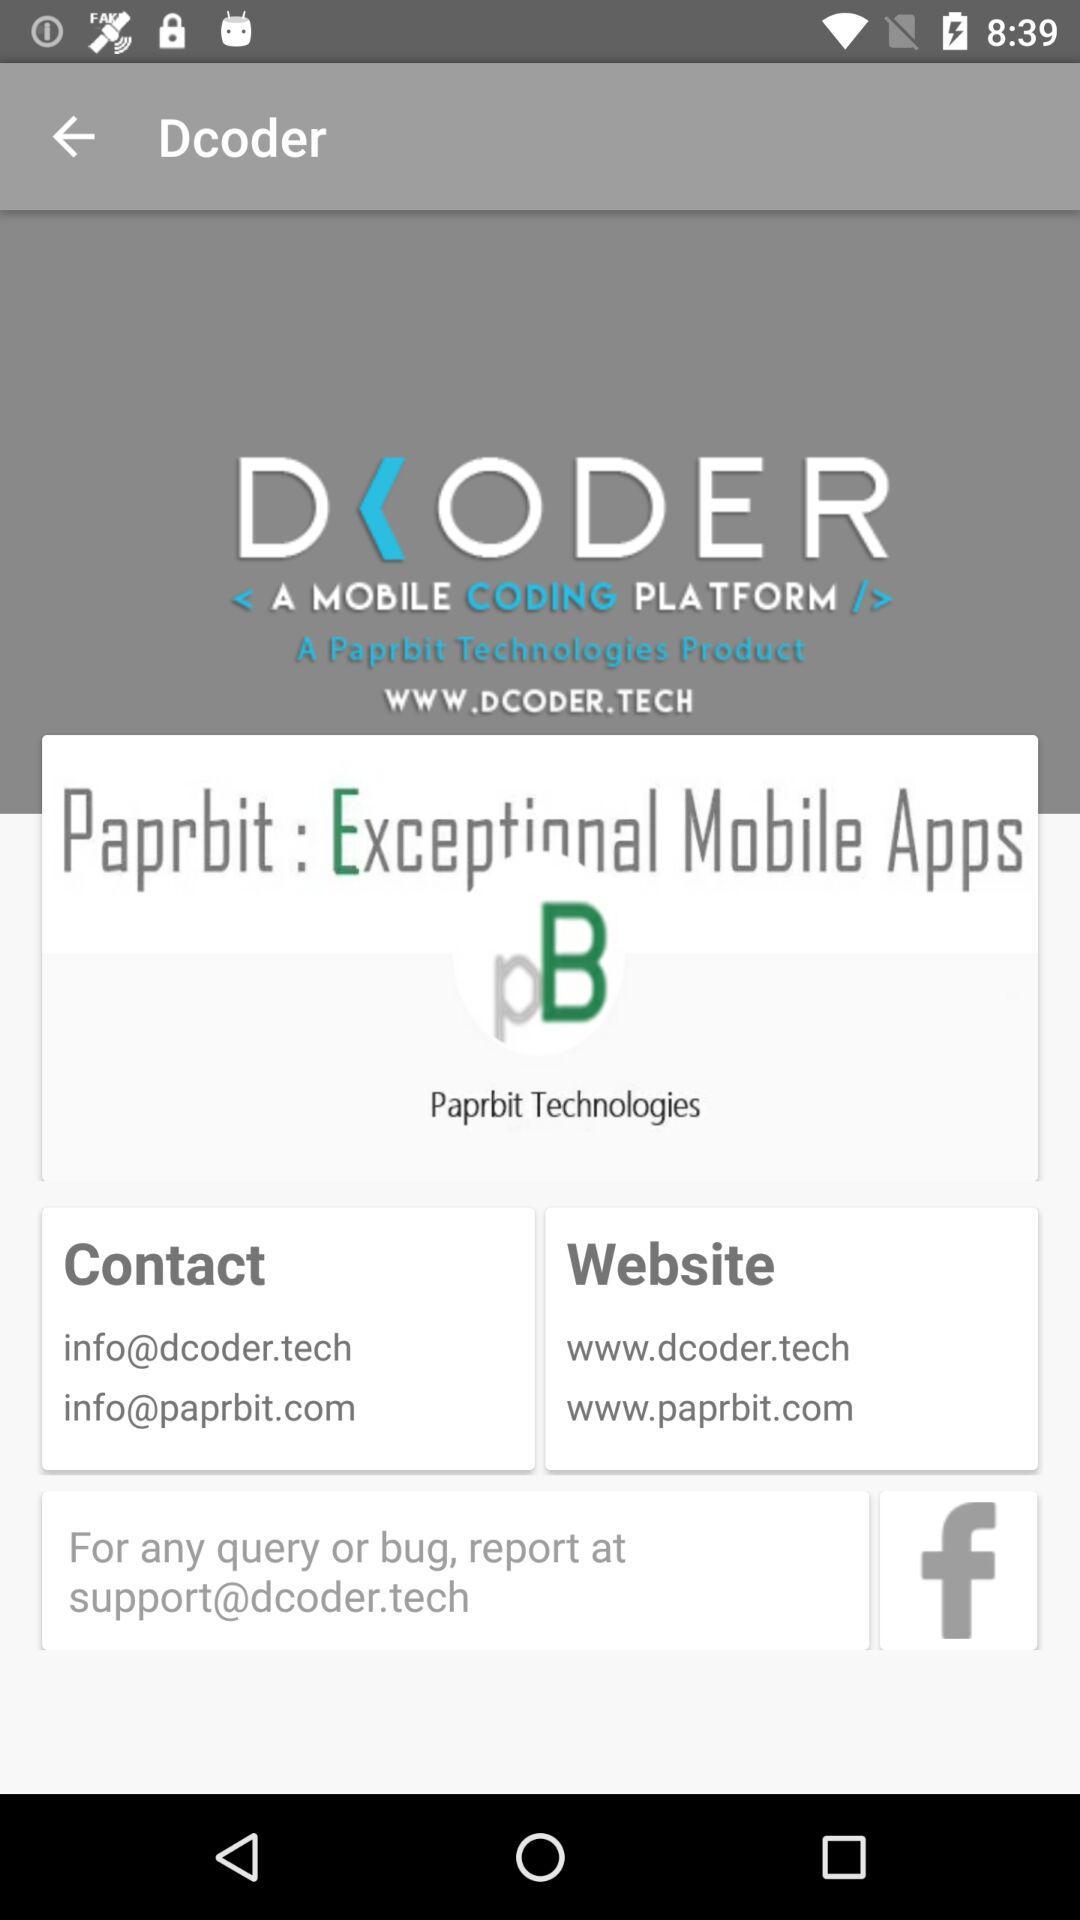 This screenshot has height=1920, width=1080. Describe the element at coordinates (957, 1569) in the screenshot. I see `d oder 's facebook page` at that location.